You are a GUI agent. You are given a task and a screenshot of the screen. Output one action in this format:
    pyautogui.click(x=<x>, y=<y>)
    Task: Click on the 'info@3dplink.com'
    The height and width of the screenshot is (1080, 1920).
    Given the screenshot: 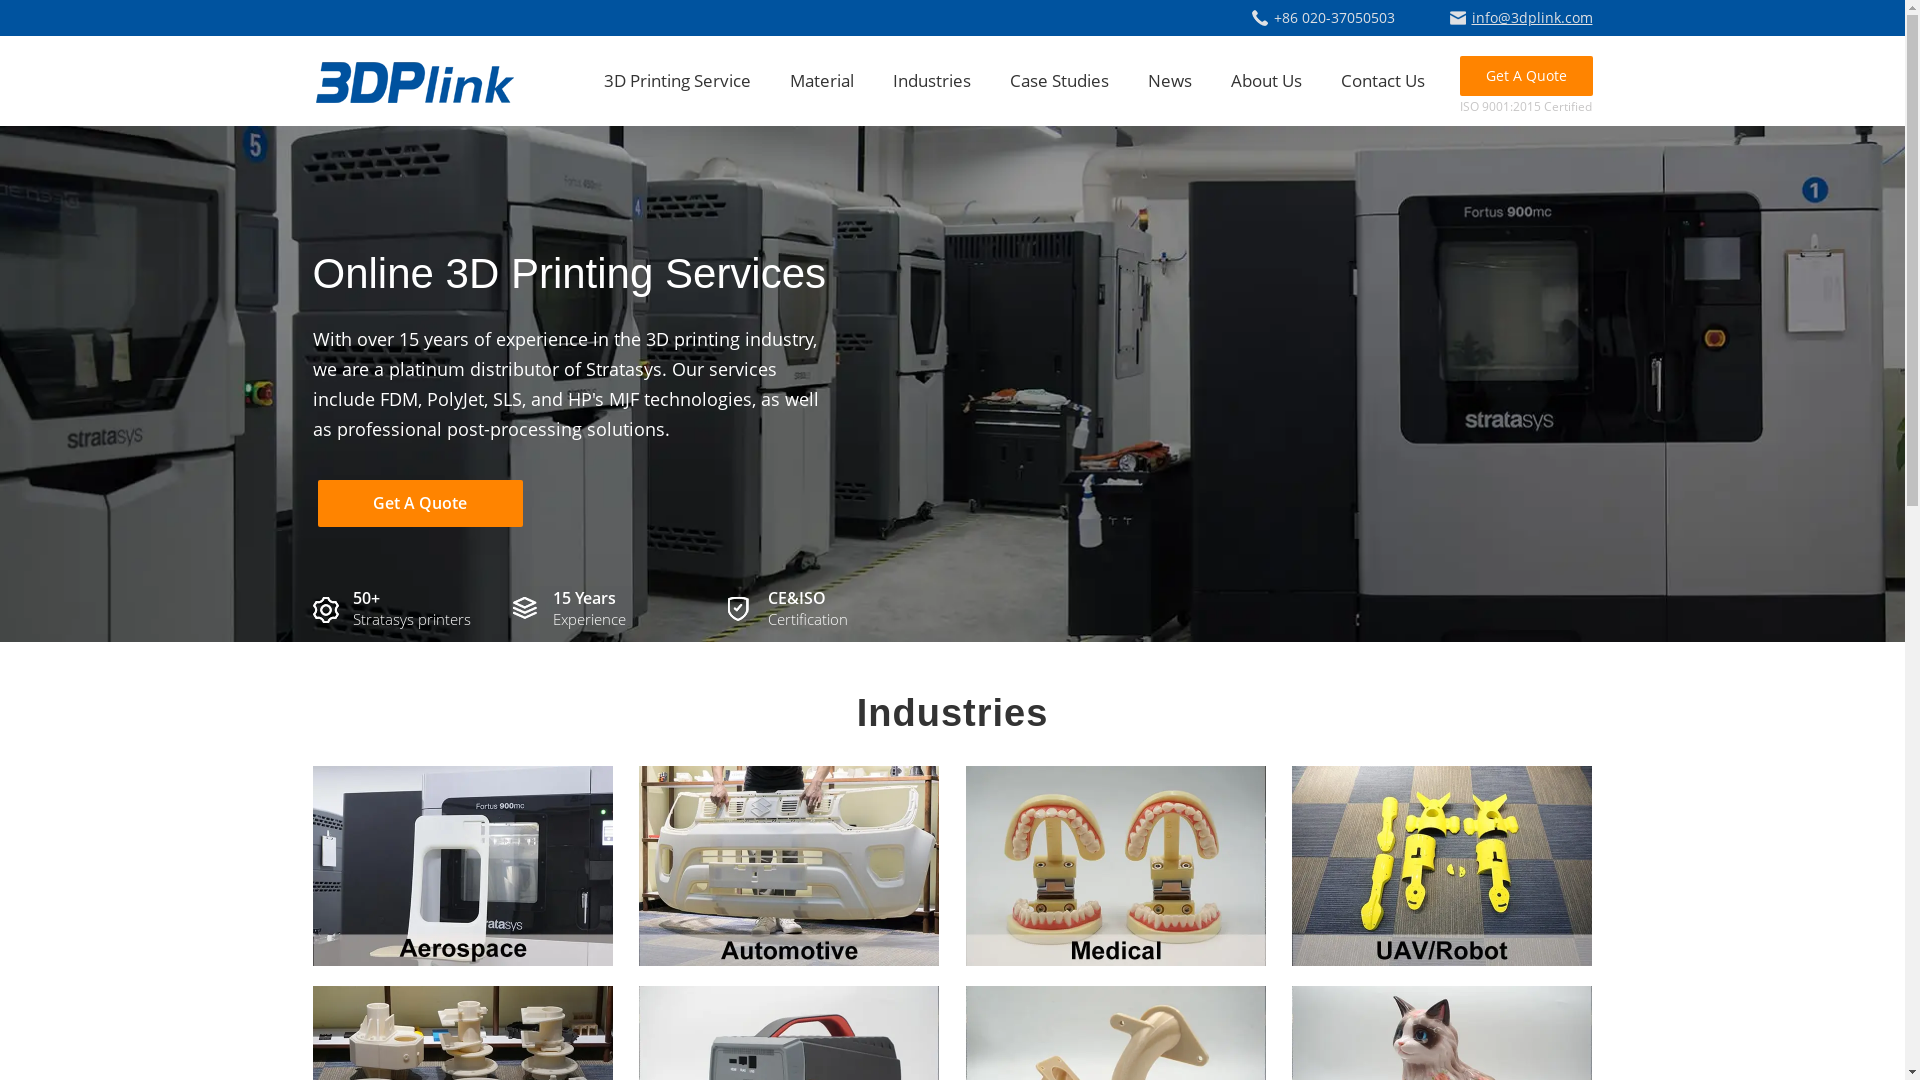 What is the action you would take?
    pyautogui.click(x=1520, y=17)
    